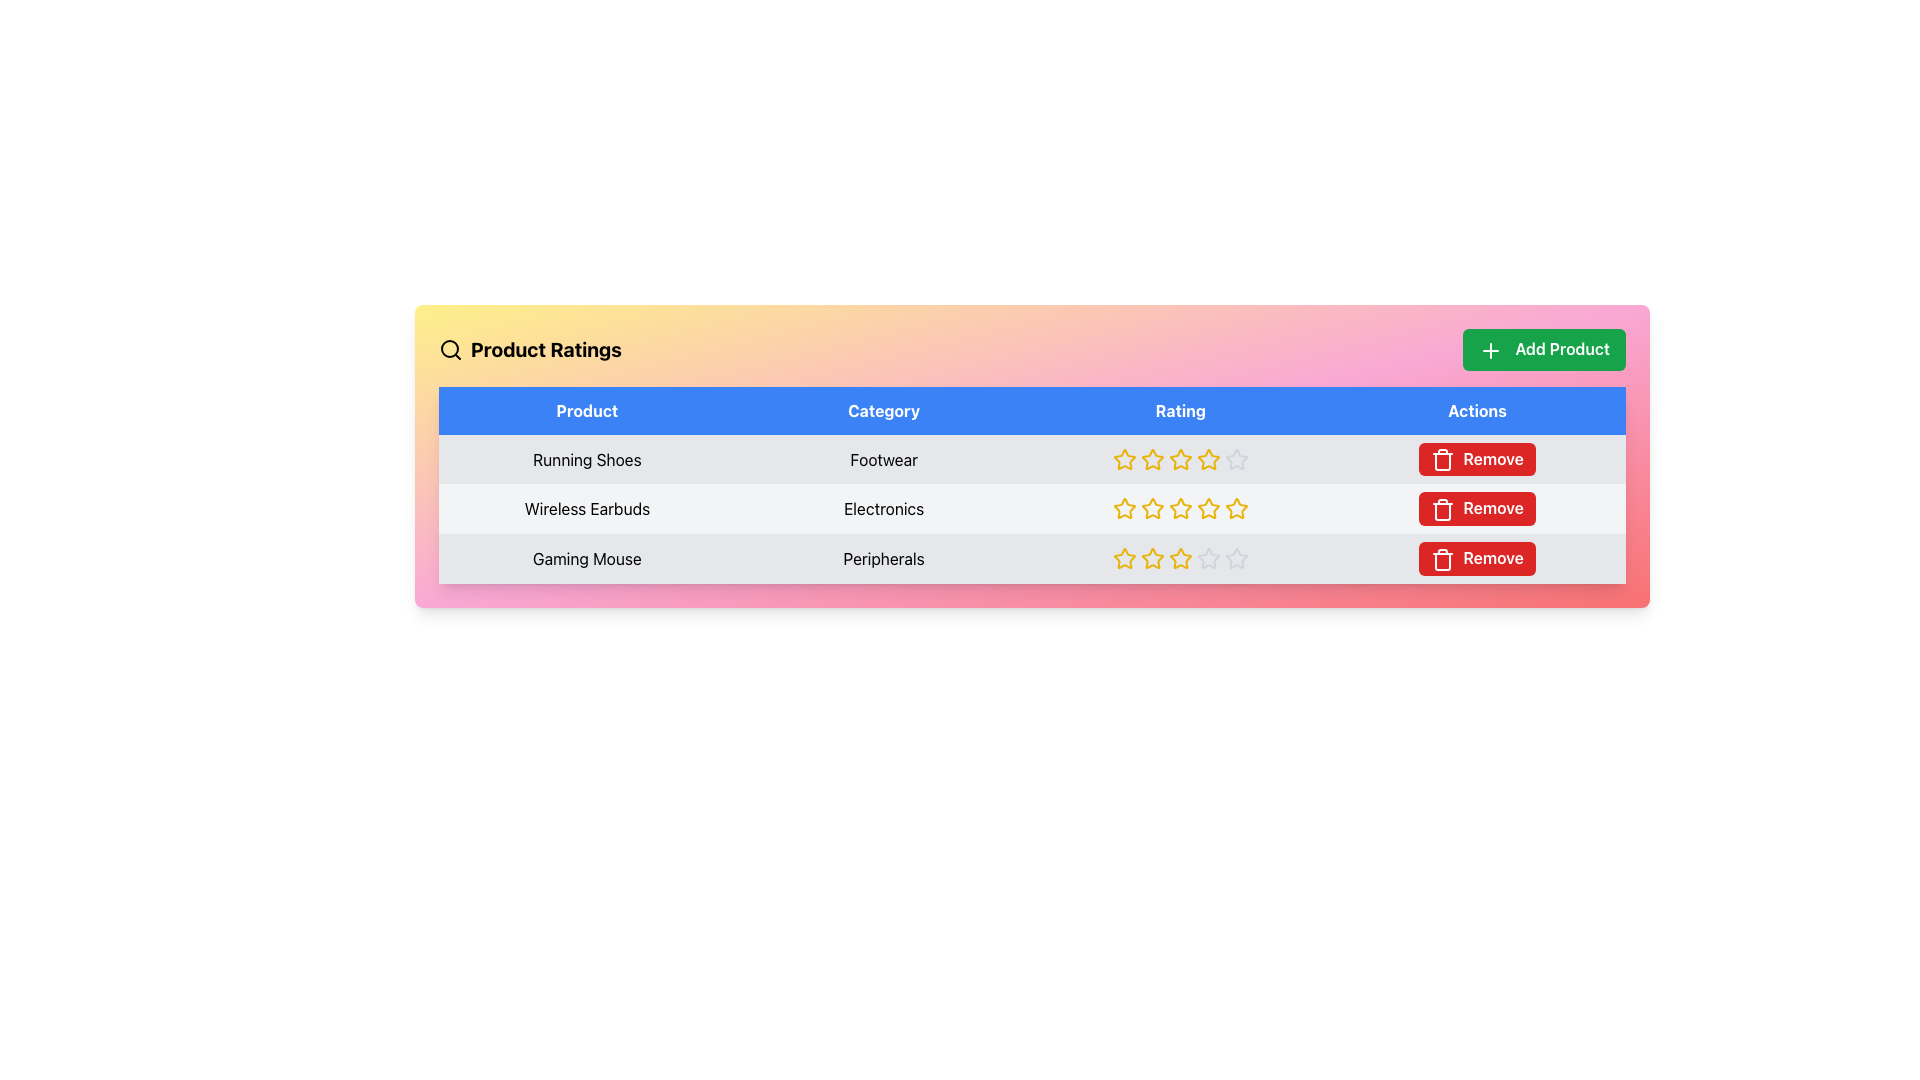 Image resolution: width=1920 pixels, height=1080 pixels. Describe the element at coordinates (1477, 559) in the screenshot. I see `the 'Remove' button, which is a bold red rectangular button with white text and a trash bin icon, located in the 'Actions' column of the 'Gaming Mouse' row` at that location.